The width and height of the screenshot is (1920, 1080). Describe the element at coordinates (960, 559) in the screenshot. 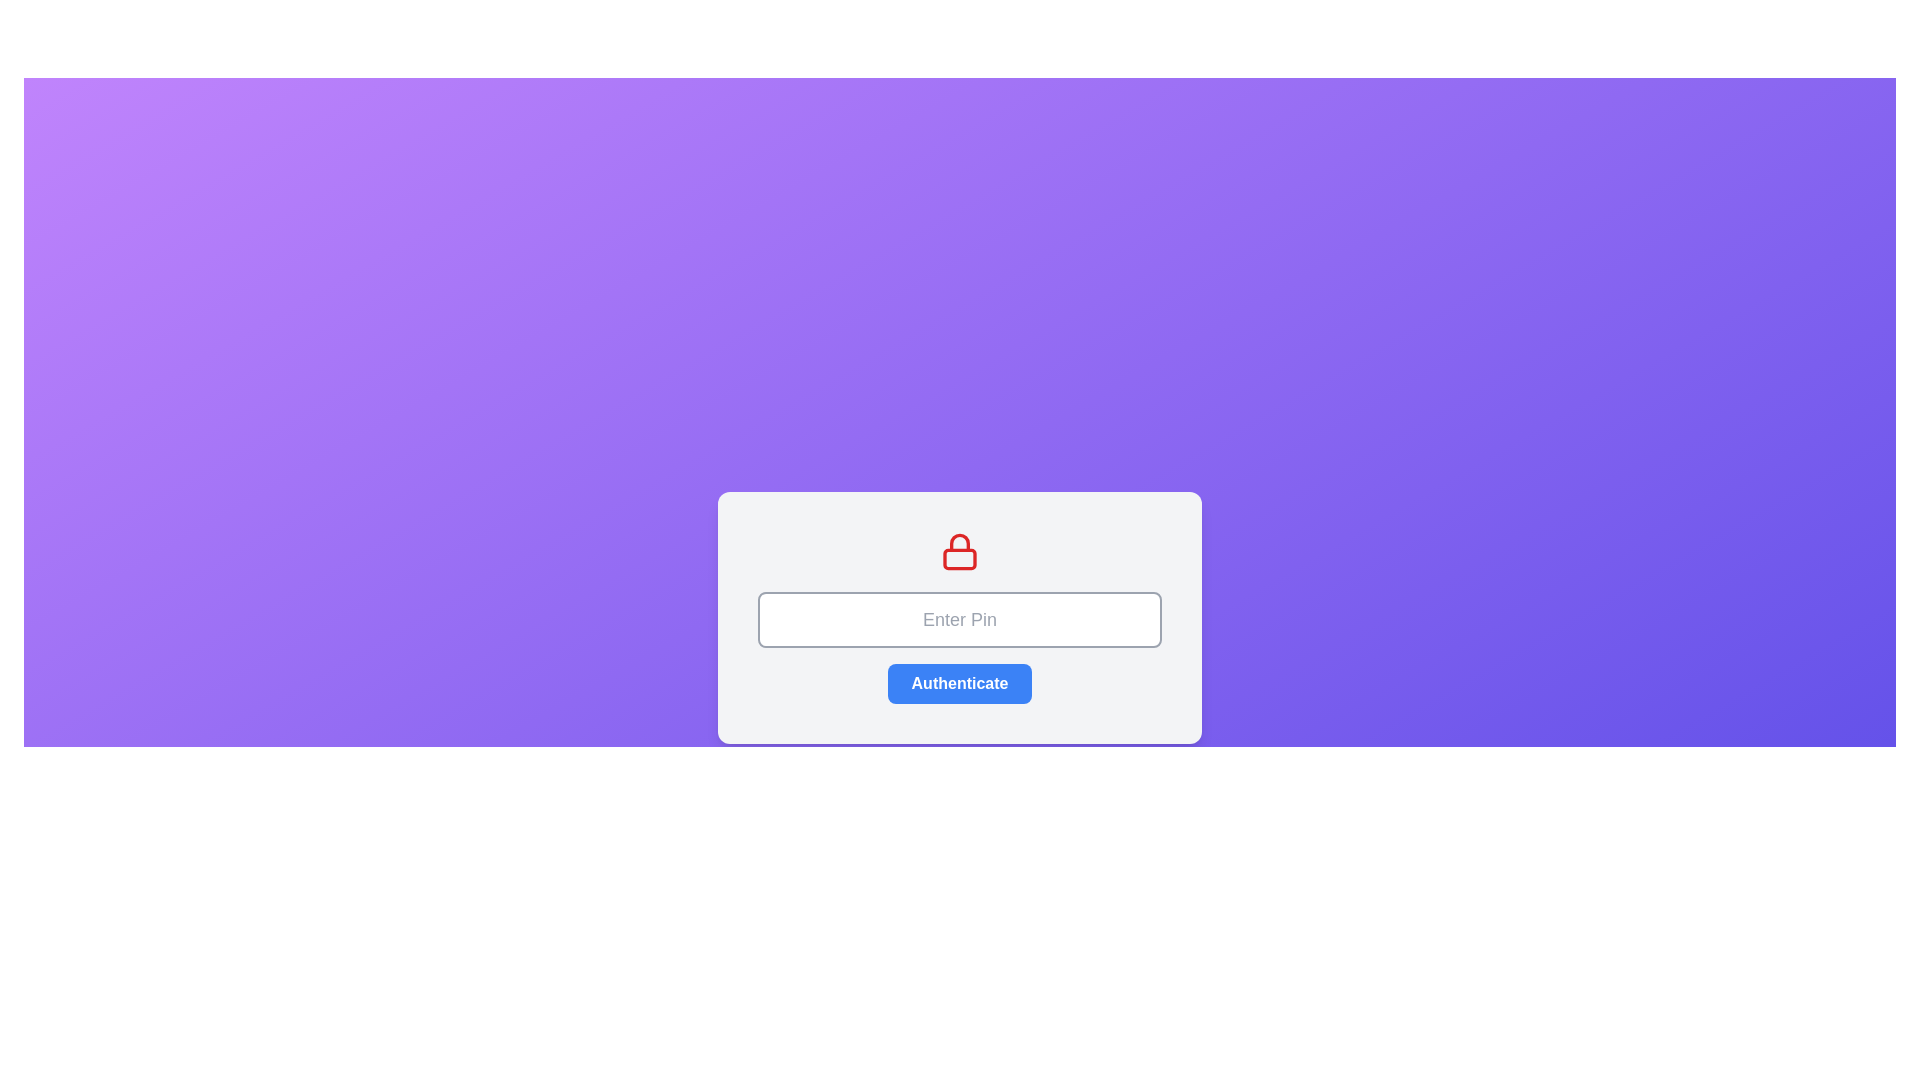

I see `the lower rectangular portion of the lock icon, which is a decorative graphical element situated above the text field and near the center of the modal window` at that location.